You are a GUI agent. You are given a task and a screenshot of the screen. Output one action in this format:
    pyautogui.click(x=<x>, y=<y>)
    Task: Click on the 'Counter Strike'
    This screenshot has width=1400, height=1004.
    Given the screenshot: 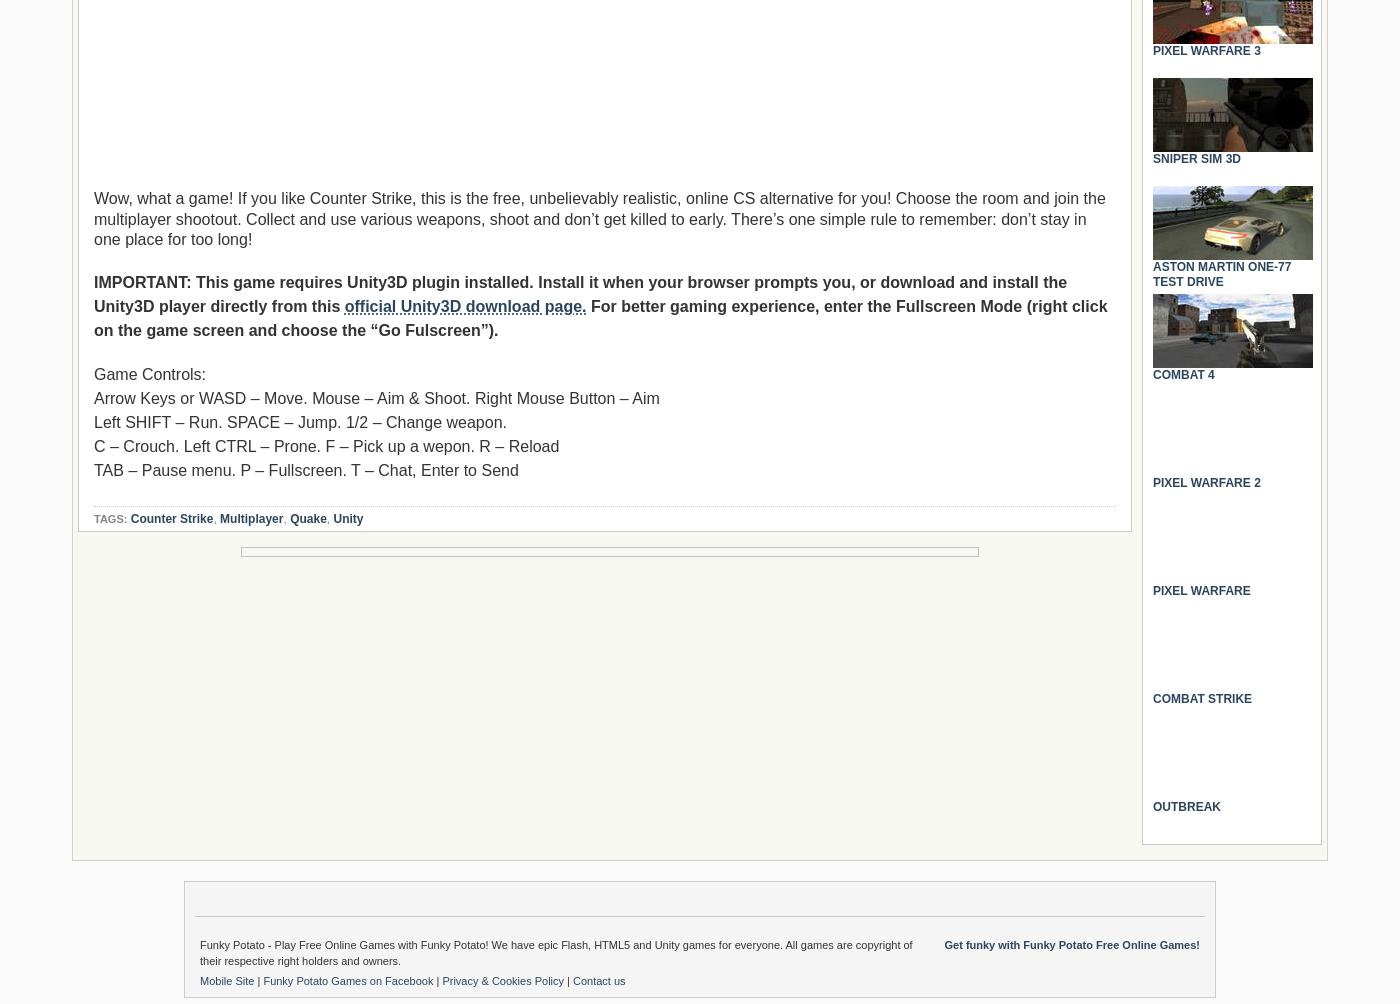 What is the action you would take?
    pyautogui.click(x=171, y=518)
    